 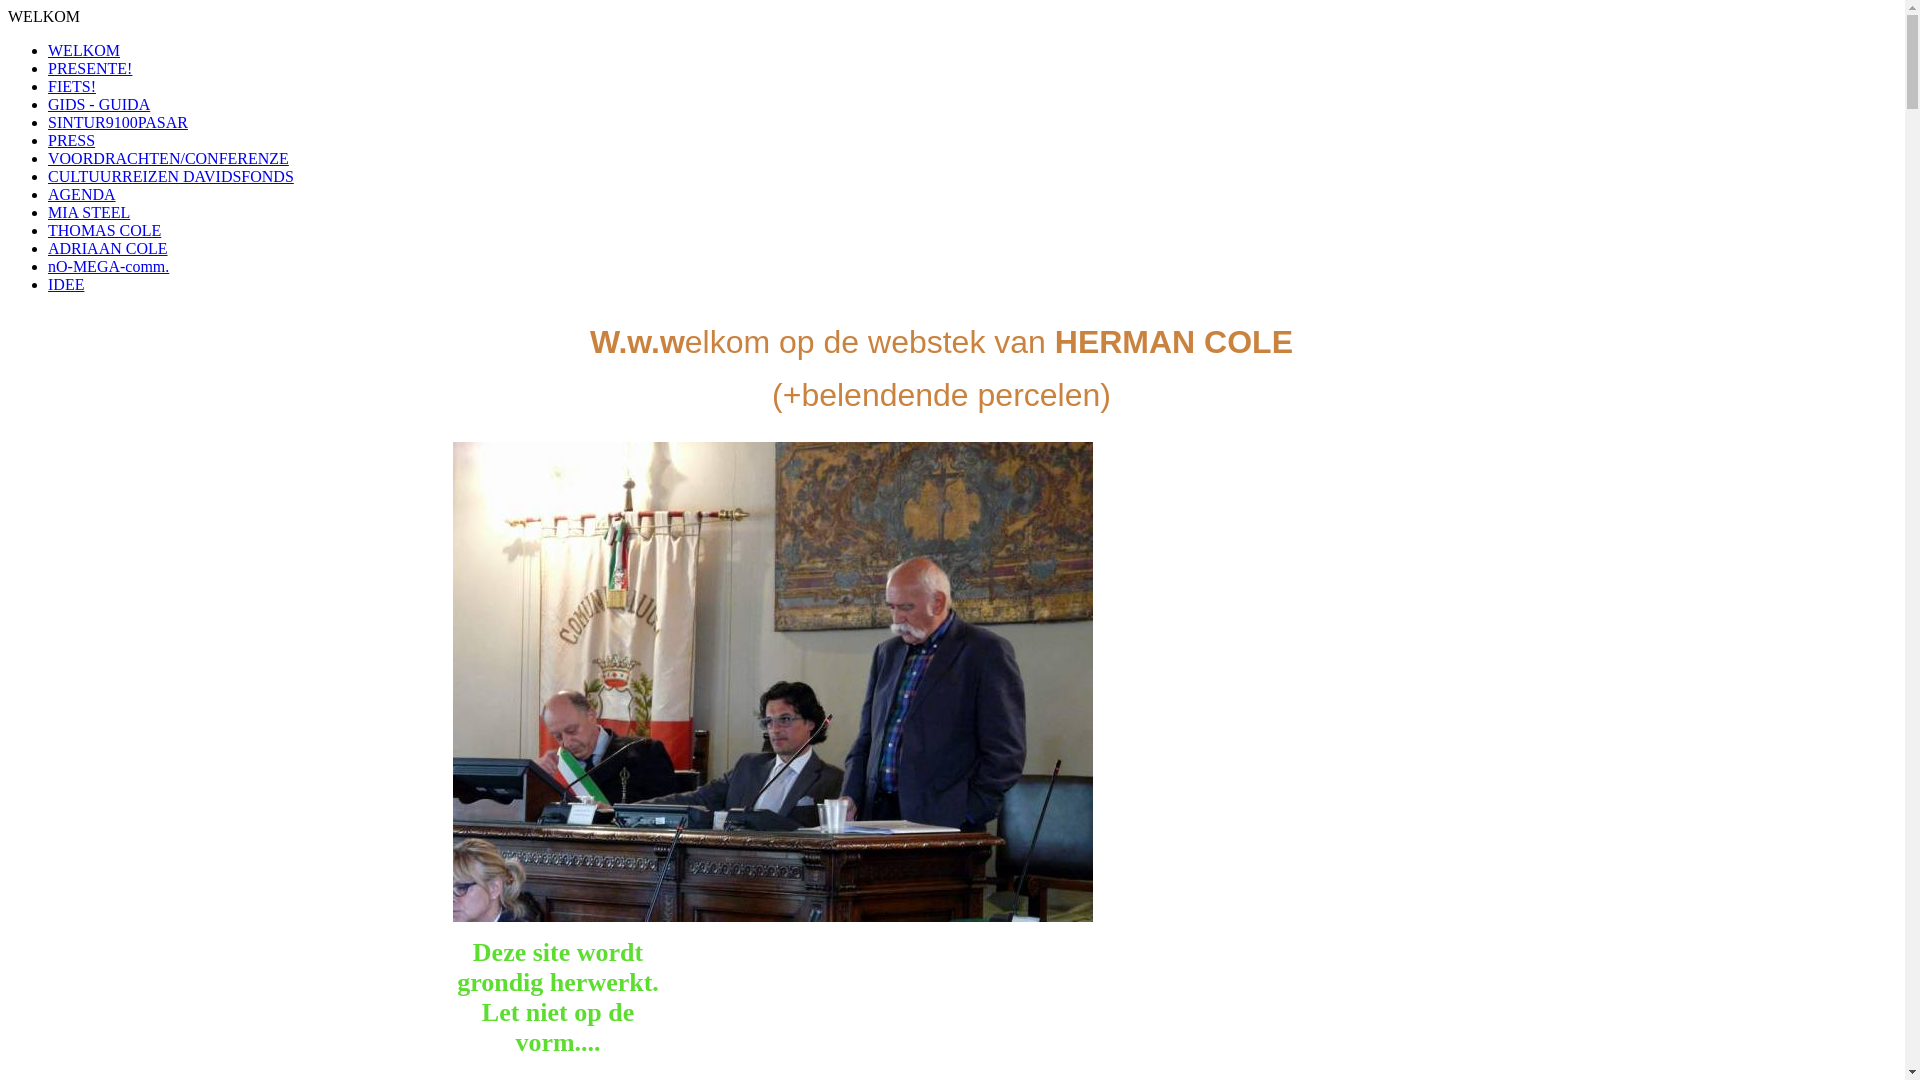 What do you see at coordinates (106, 247) in the screenshot?
I see `'ADRIAAN COLE'` at bounding box center [106, 247].